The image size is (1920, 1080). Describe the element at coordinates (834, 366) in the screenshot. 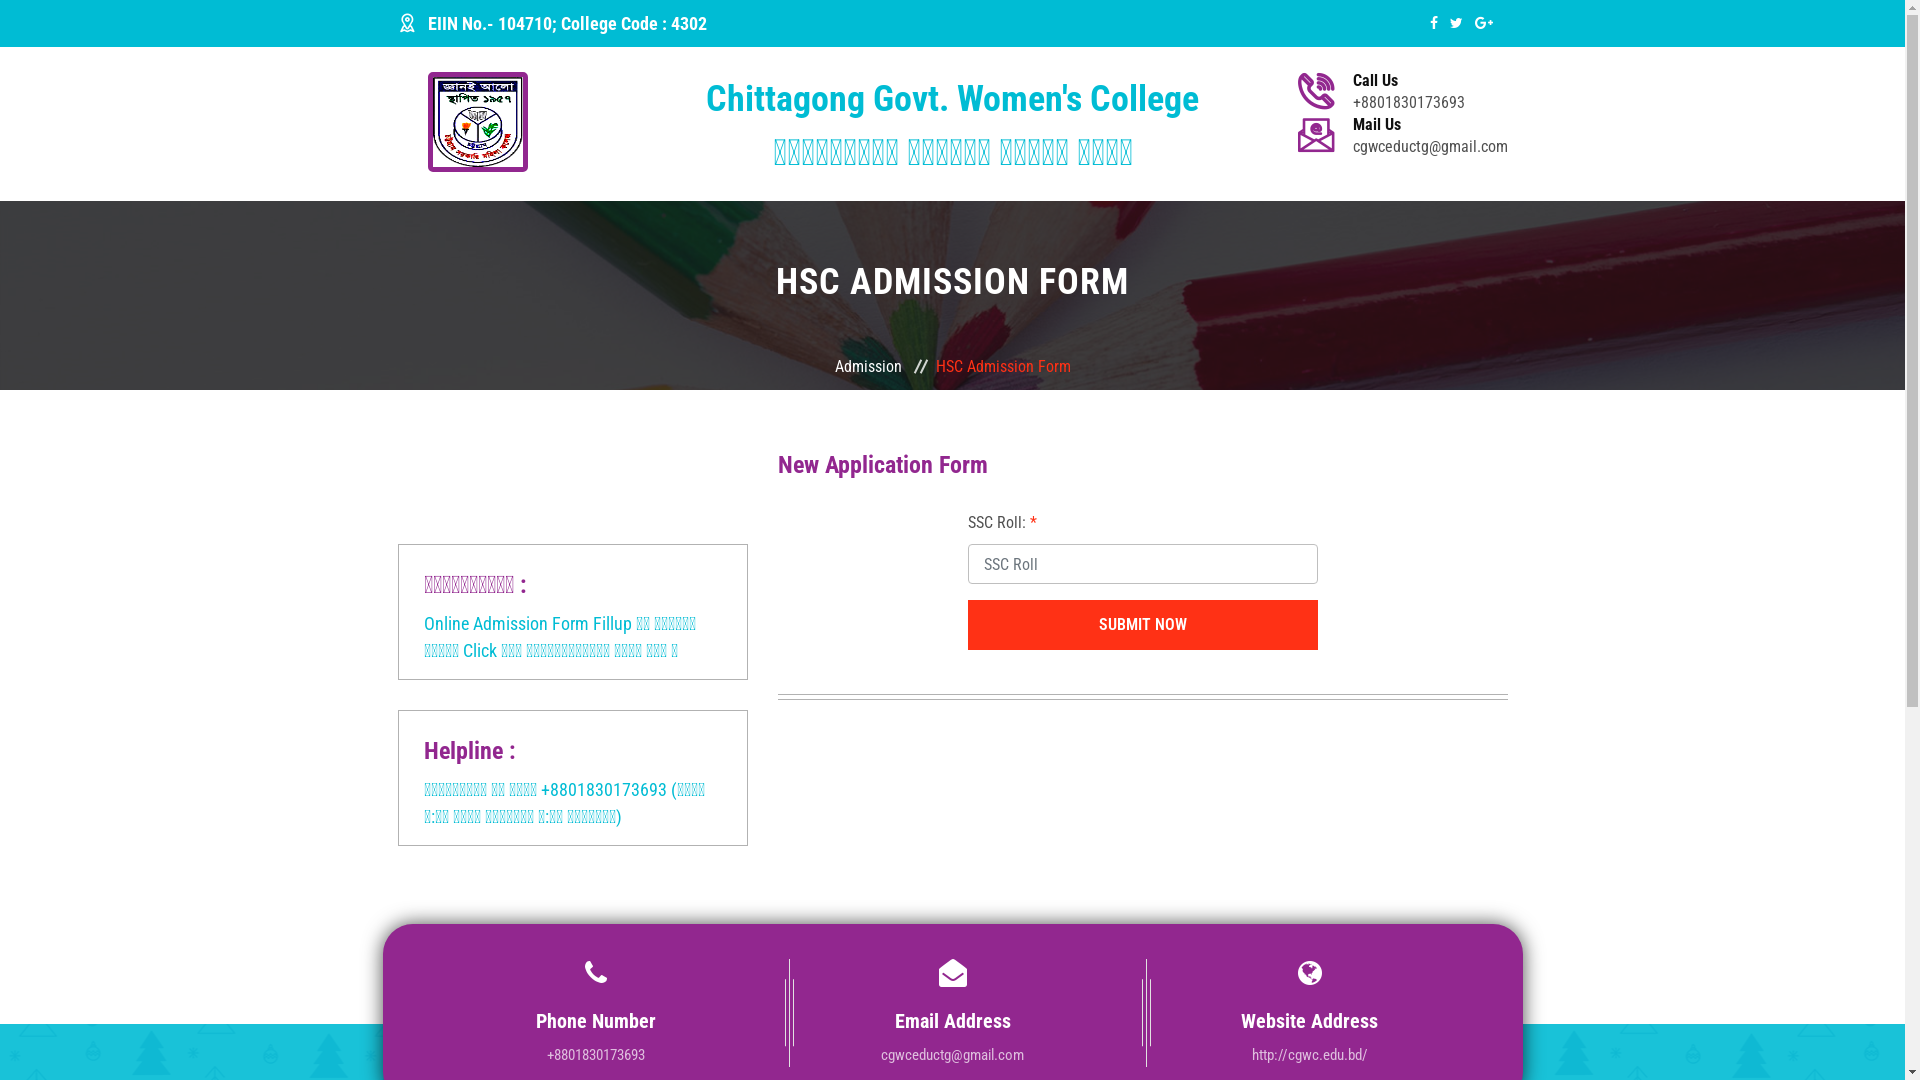

I see `'Admission'` at that location.